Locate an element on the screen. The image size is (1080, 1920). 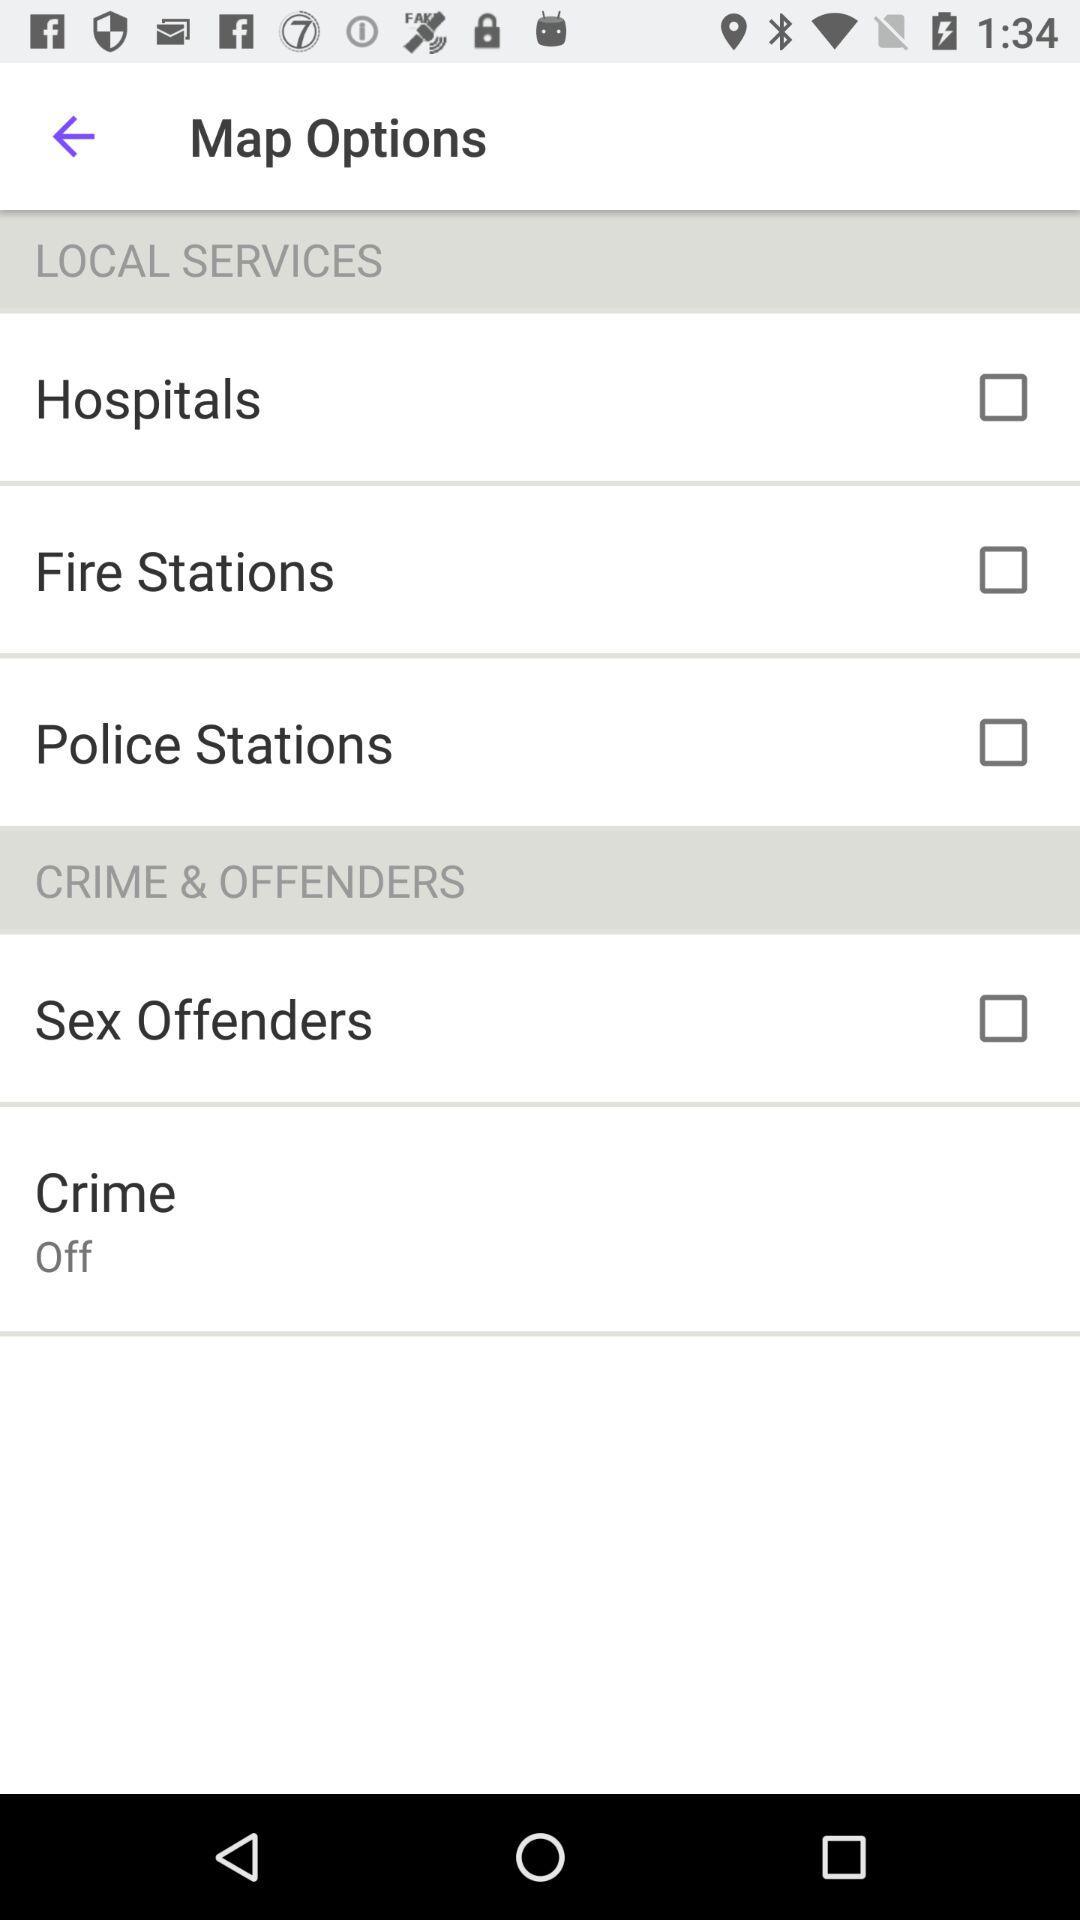
item below police stations item is located at coordinates (540, 880).